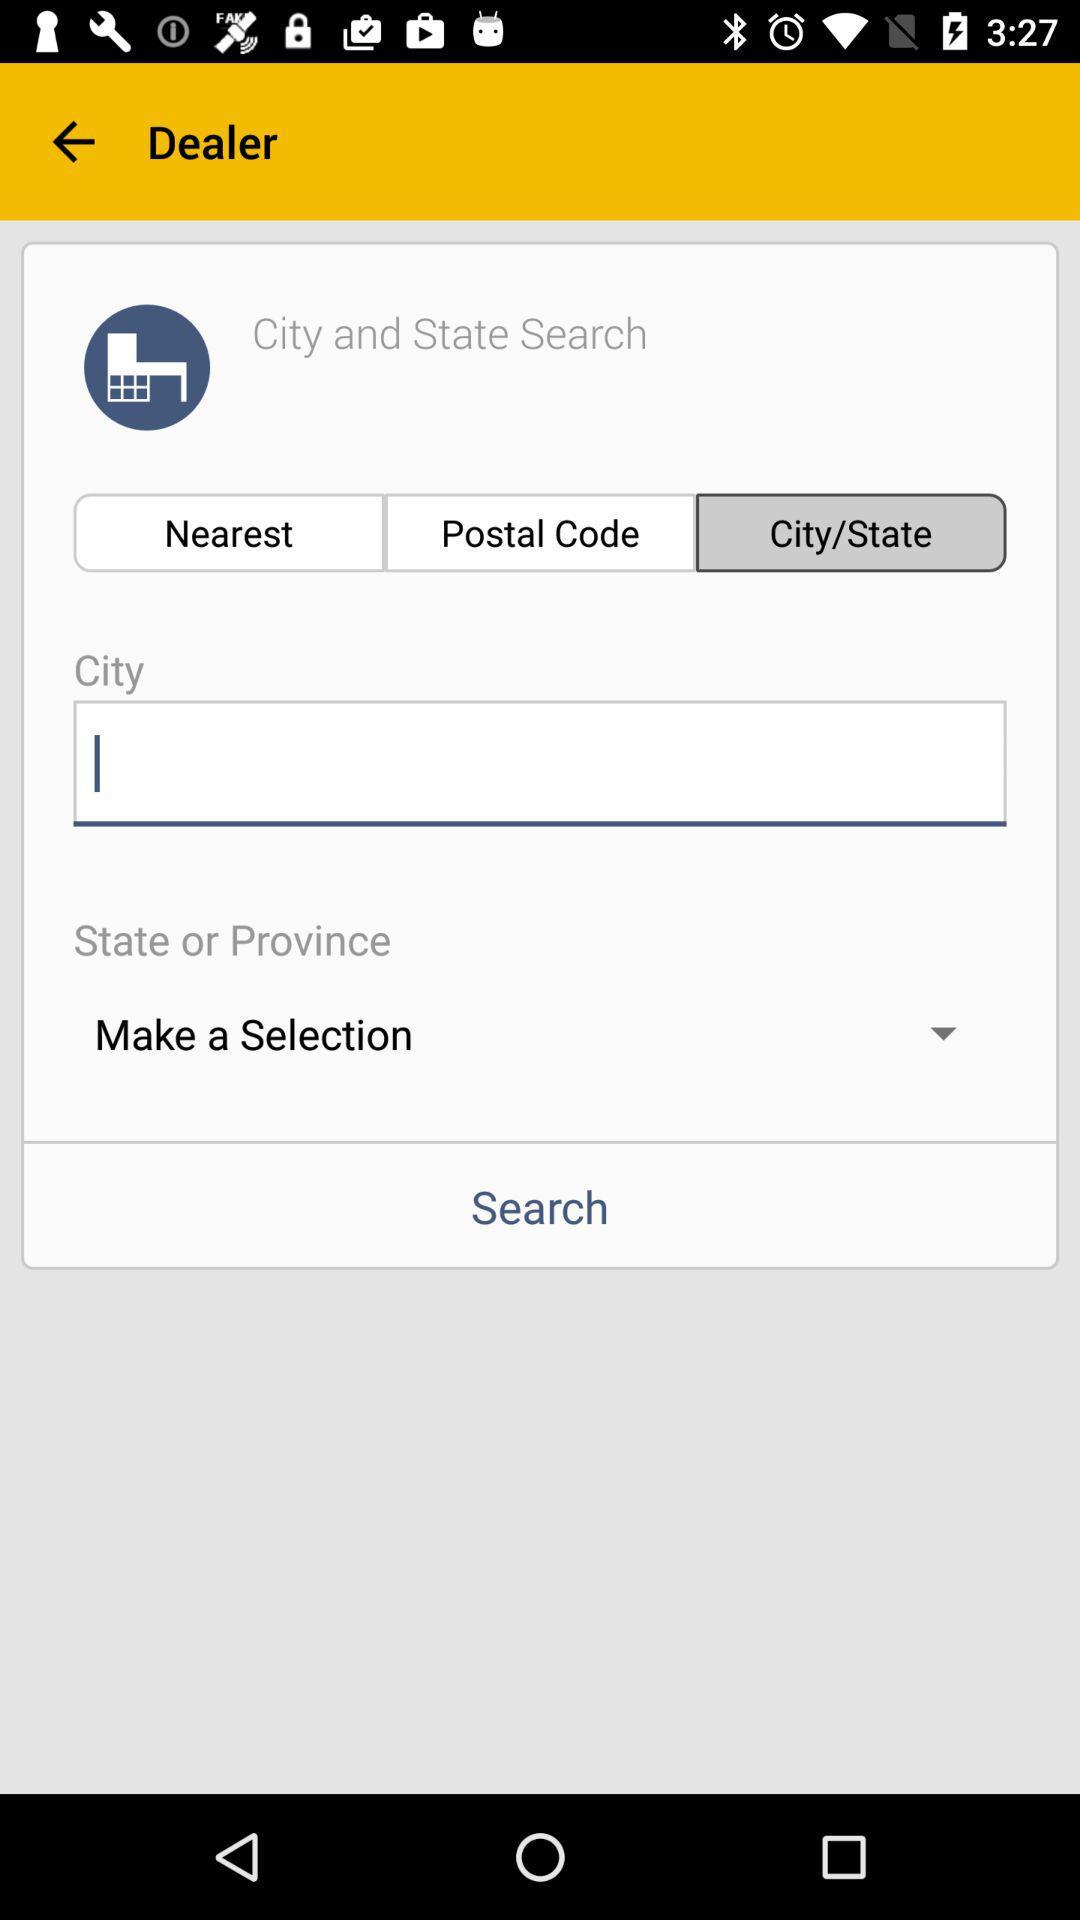 The width and height of the screenshot is (1080, 1920). What do you see at coordinates (72, 140) in the screenshot?
I see `the arrow_backward icon` at bounding box center [72, 140].